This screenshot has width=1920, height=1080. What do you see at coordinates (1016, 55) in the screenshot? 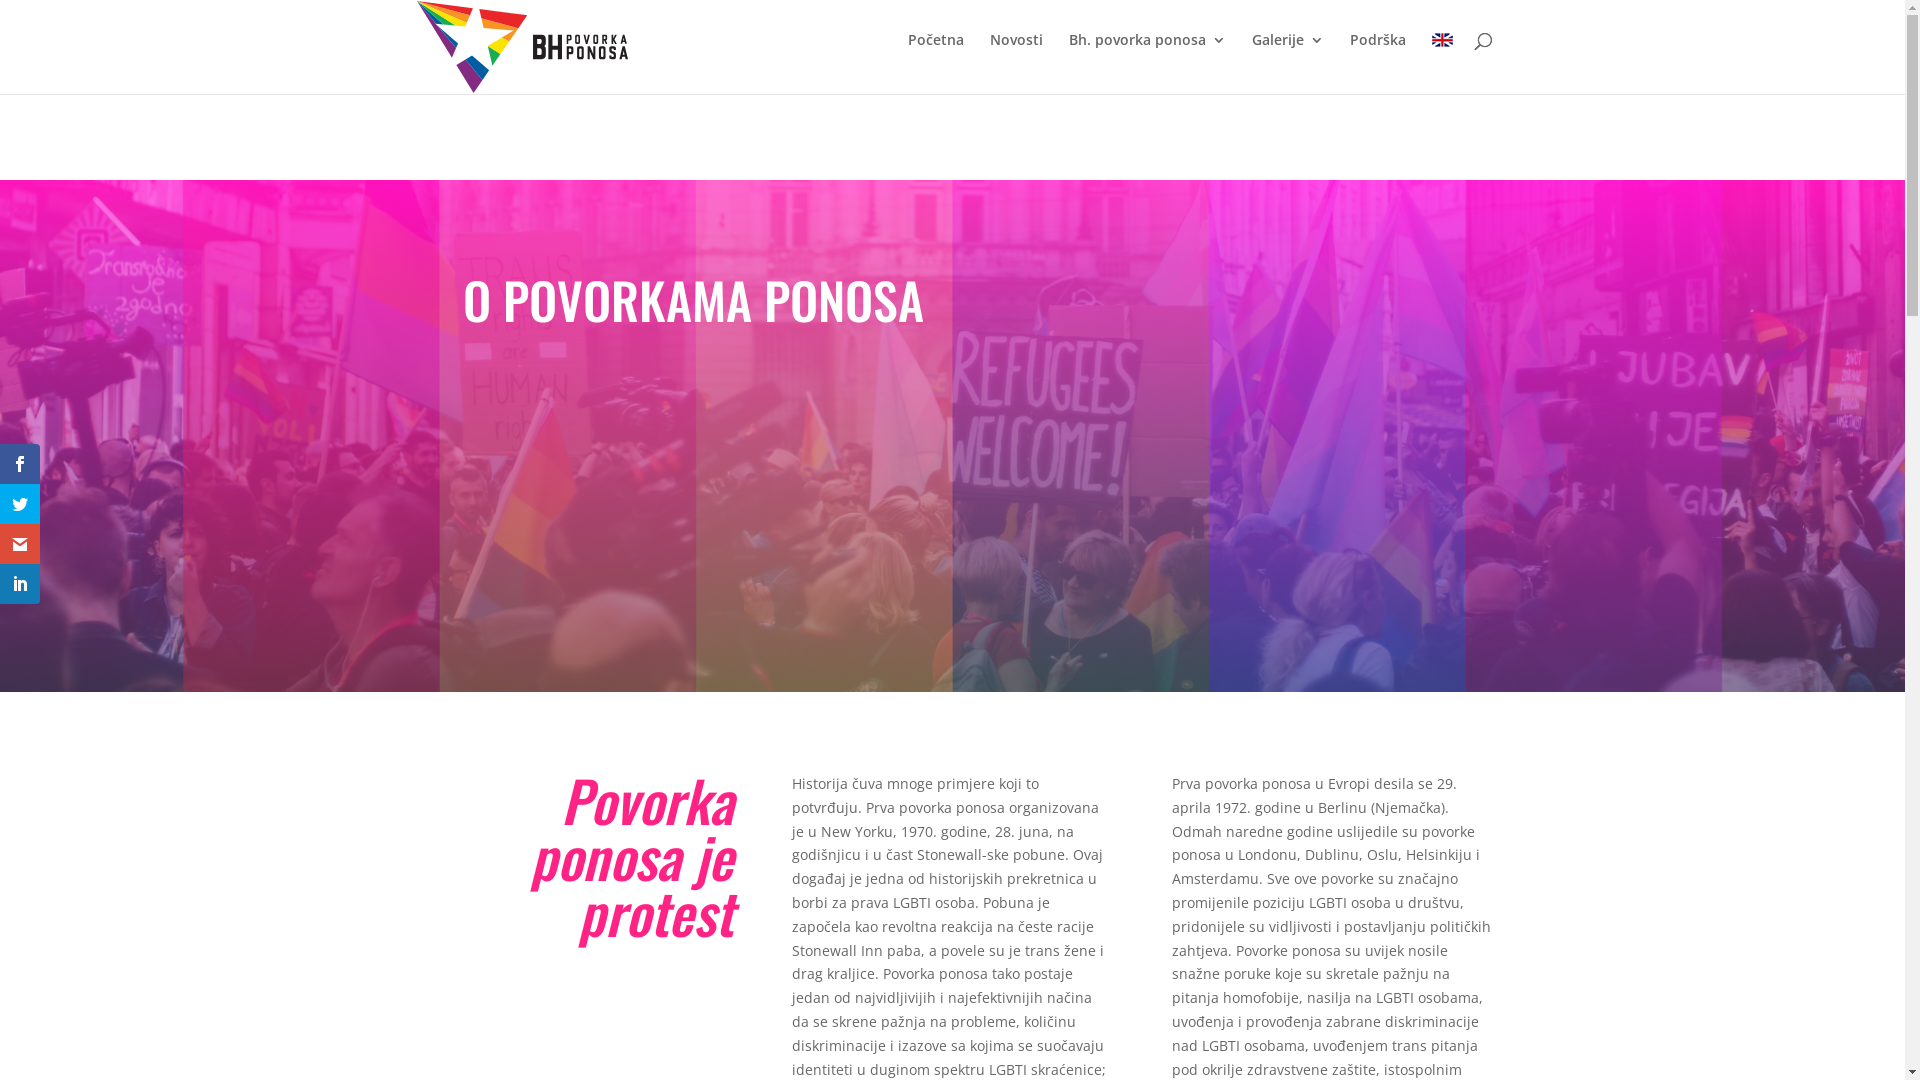
I see `'Novosti'` at bounding box center [1016, 55].